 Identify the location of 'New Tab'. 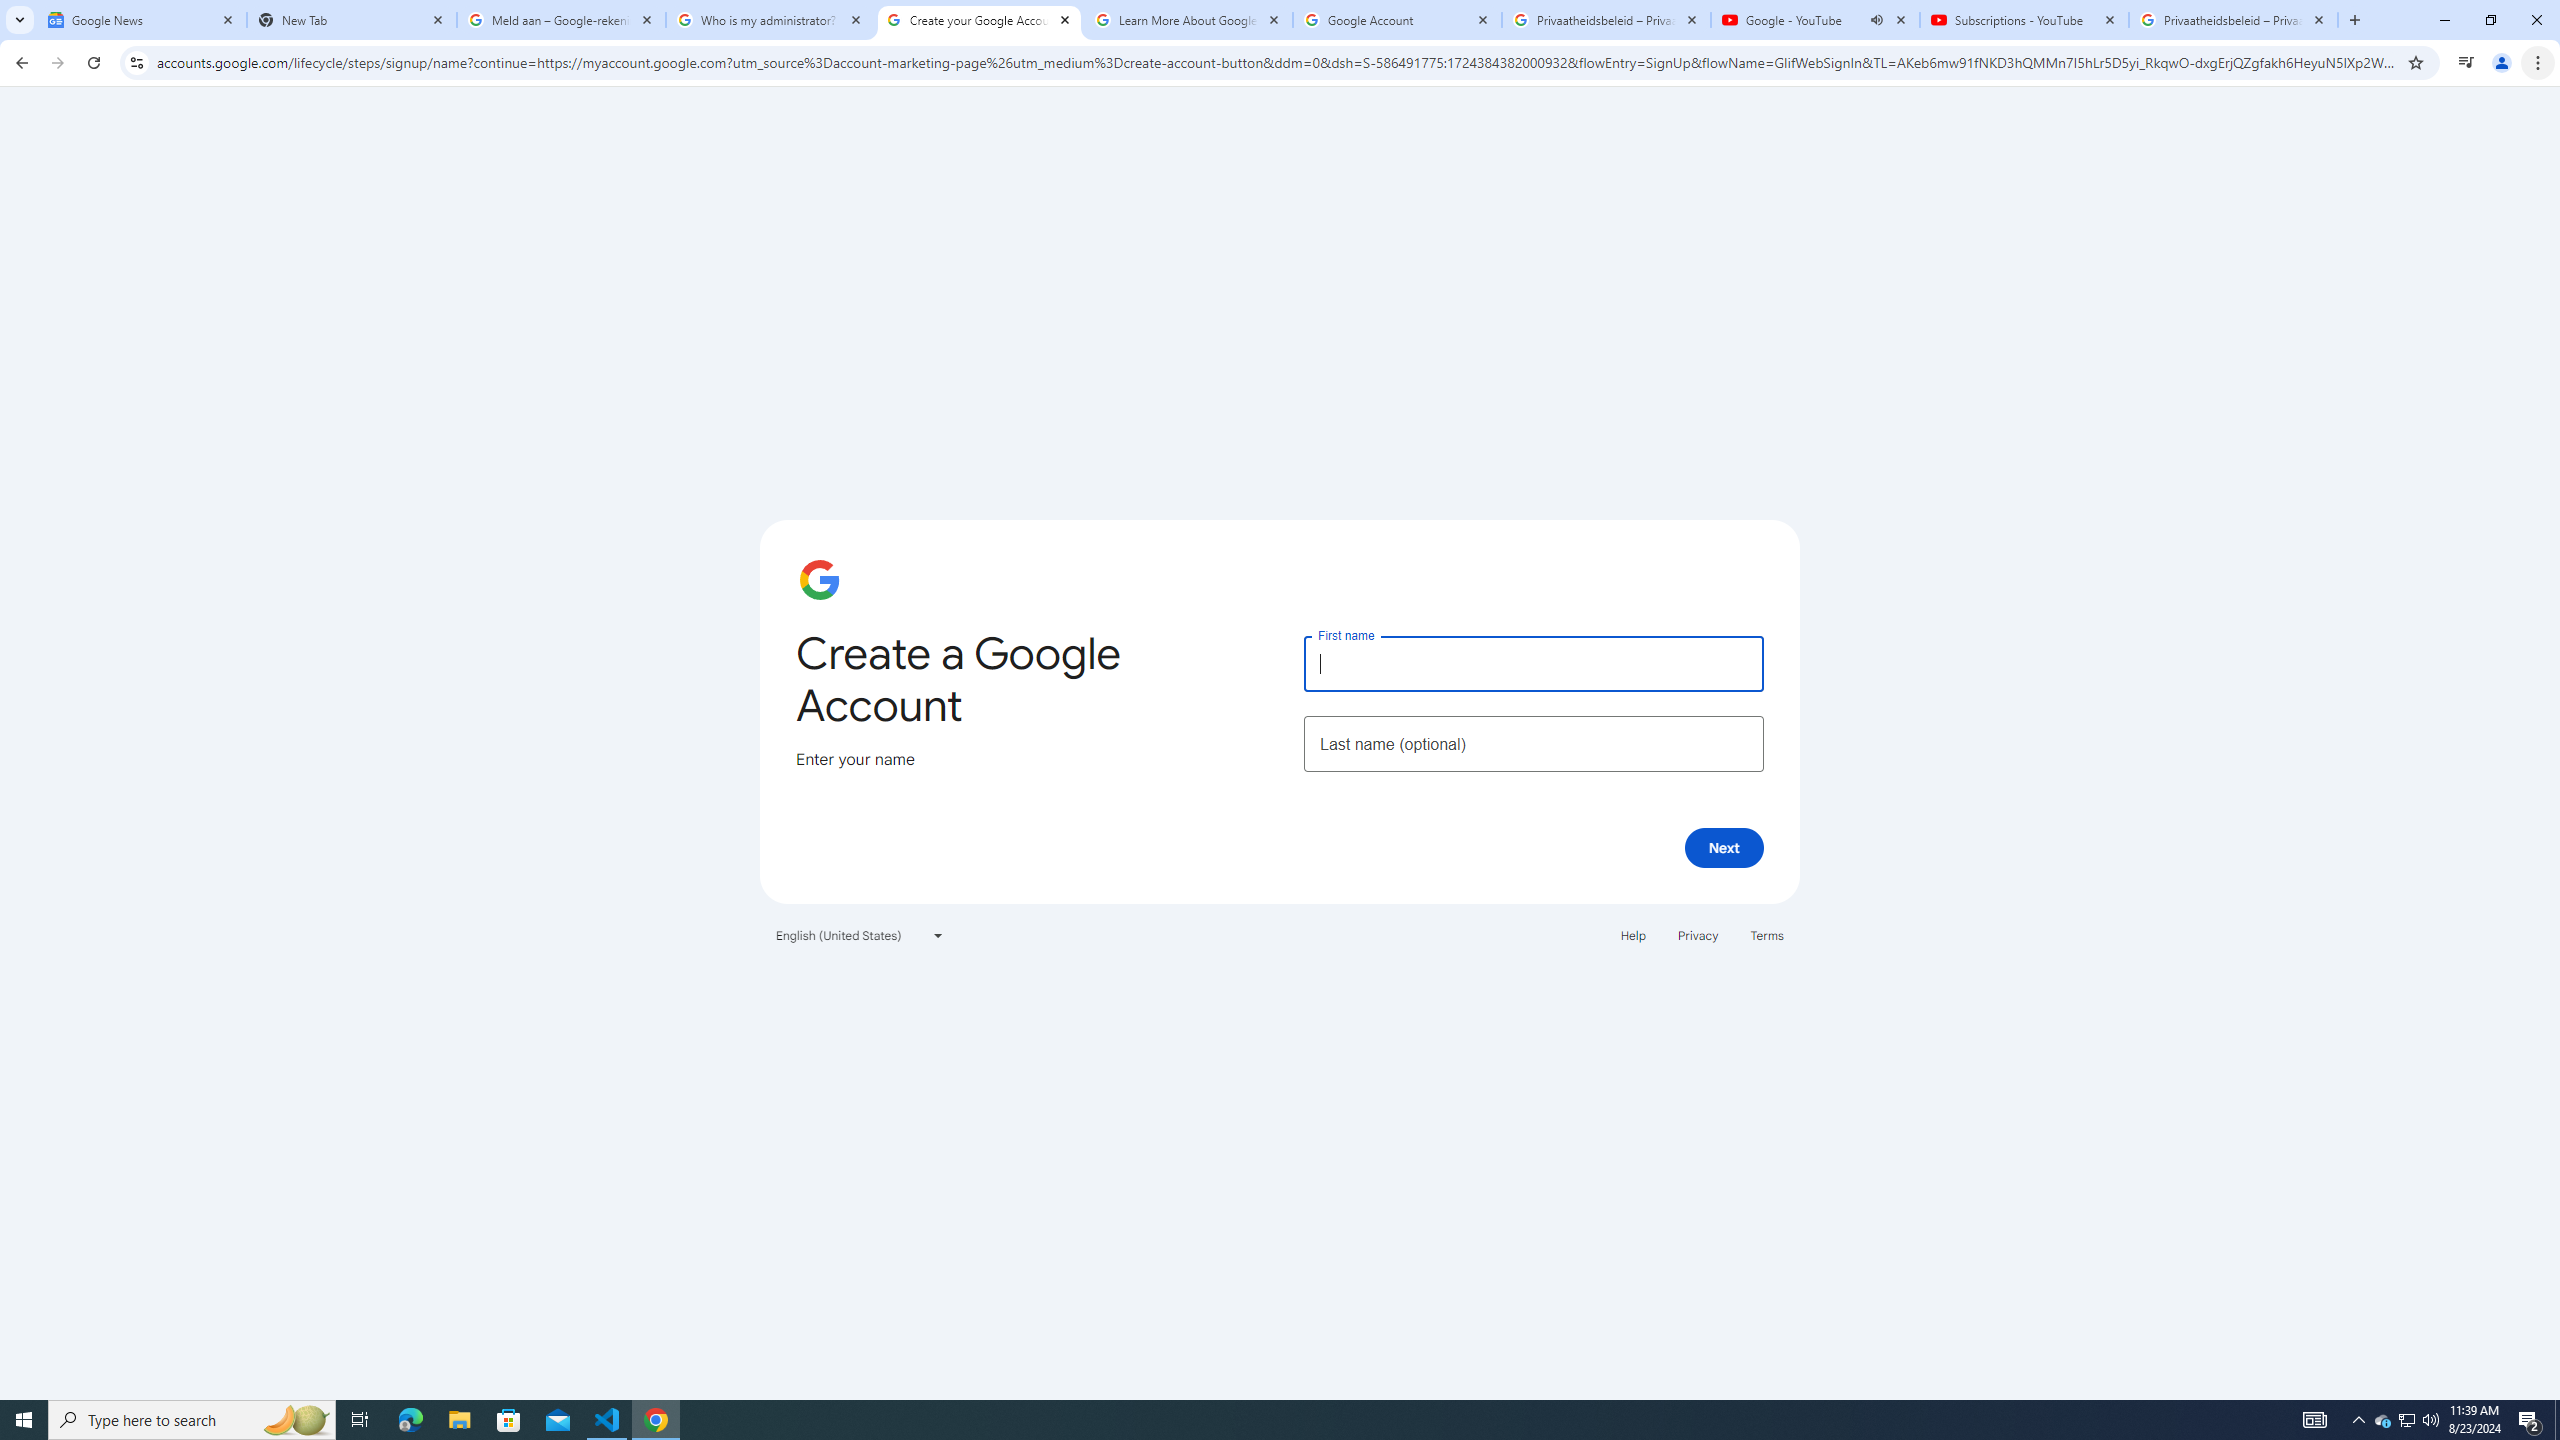
(351, 19).